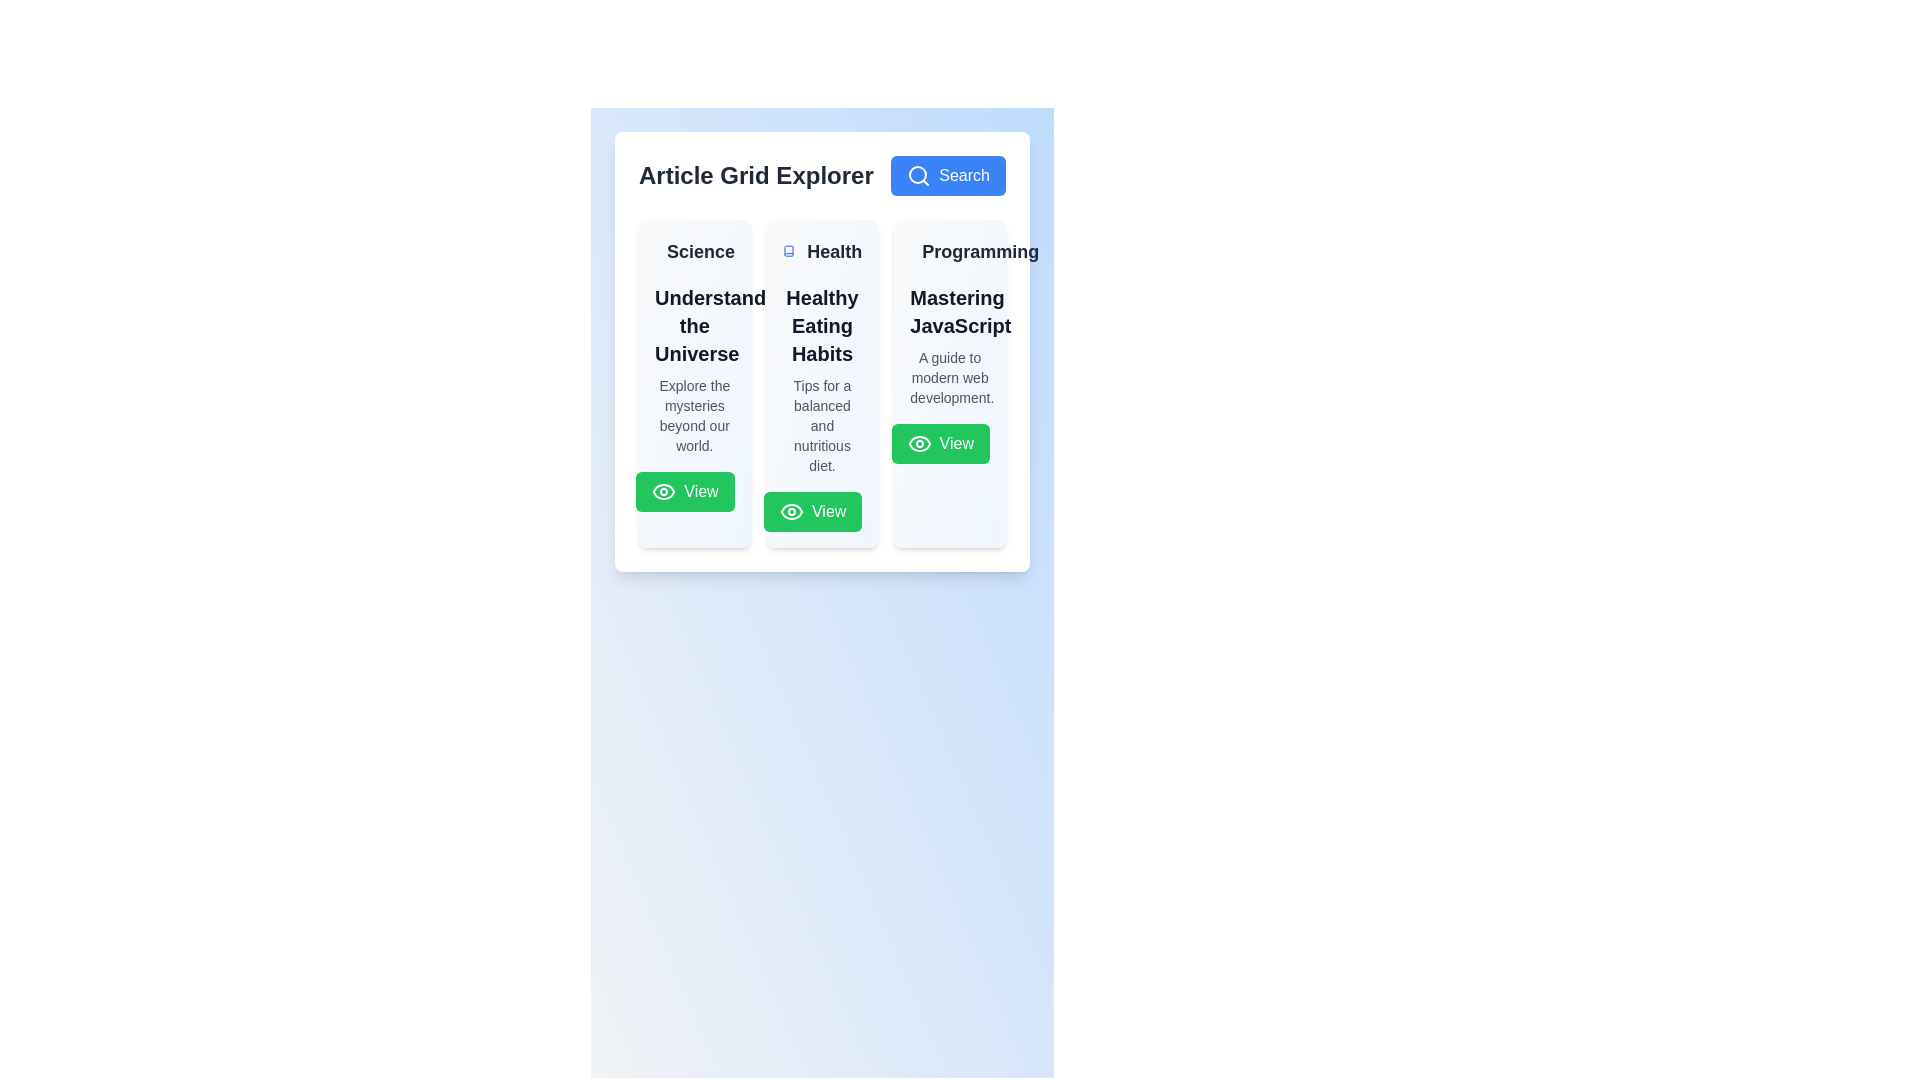 This screenshot has width=1920, height=1080. I want to click on information displayed on the health article card titled 'Healthy Eating Habits', positioned in the second column of the article grid, so click(822, 384).